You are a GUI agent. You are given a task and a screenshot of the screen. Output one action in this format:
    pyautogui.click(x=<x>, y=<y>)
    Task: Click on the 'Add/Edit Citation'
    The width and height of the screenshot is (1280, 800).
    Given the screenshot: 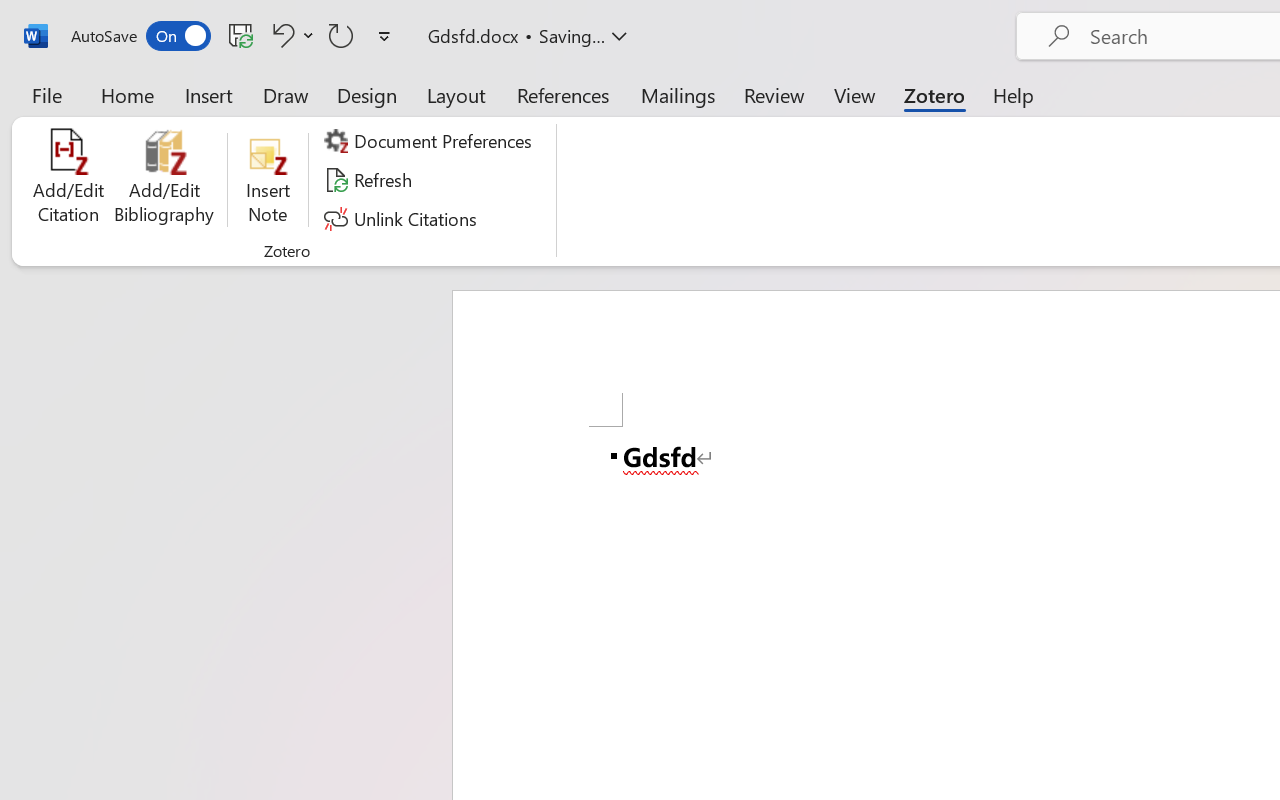 What is the action you would take?
    pyautogui.click(x=68, y=179)
    